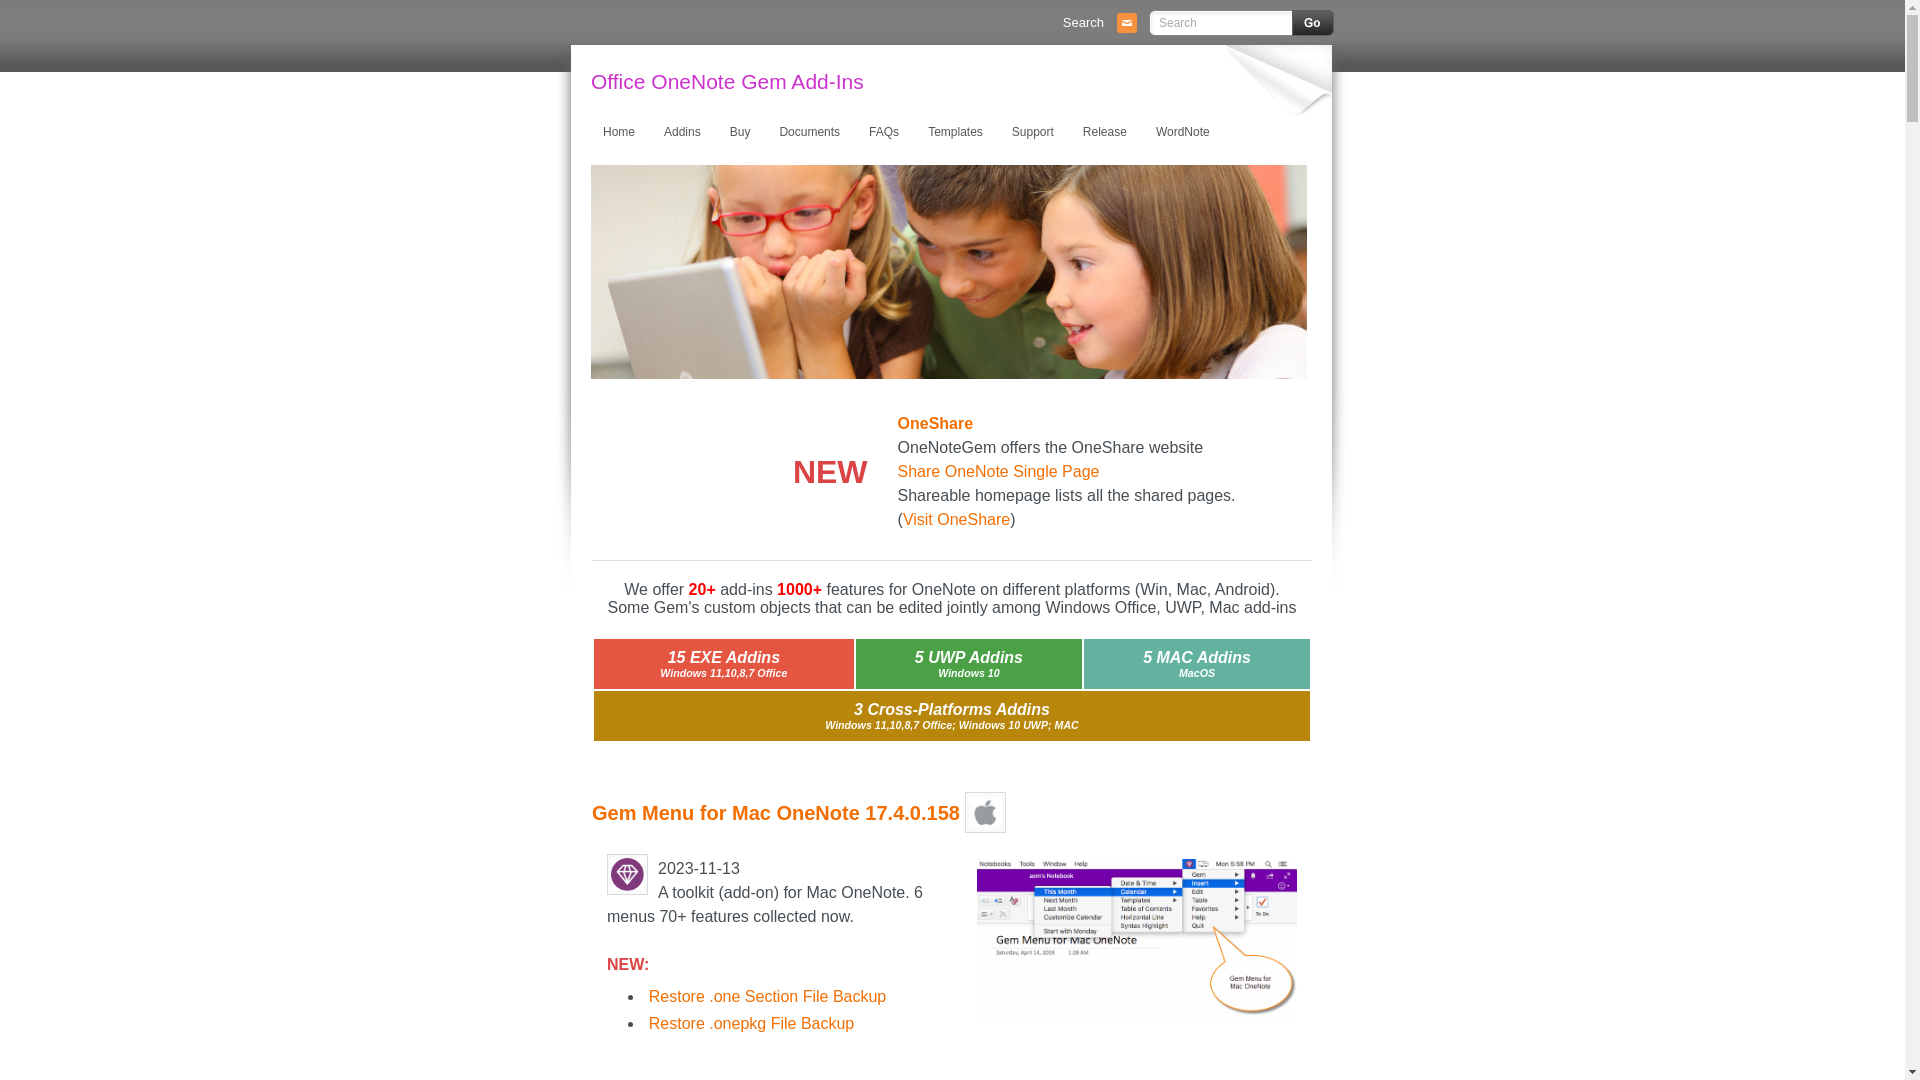 Image resolution: width=1920 pixels, height=1080 pixels. Describe the element at coordinates (969, 664) in the screenshot. I see `'5 UWP Addins` at that location.